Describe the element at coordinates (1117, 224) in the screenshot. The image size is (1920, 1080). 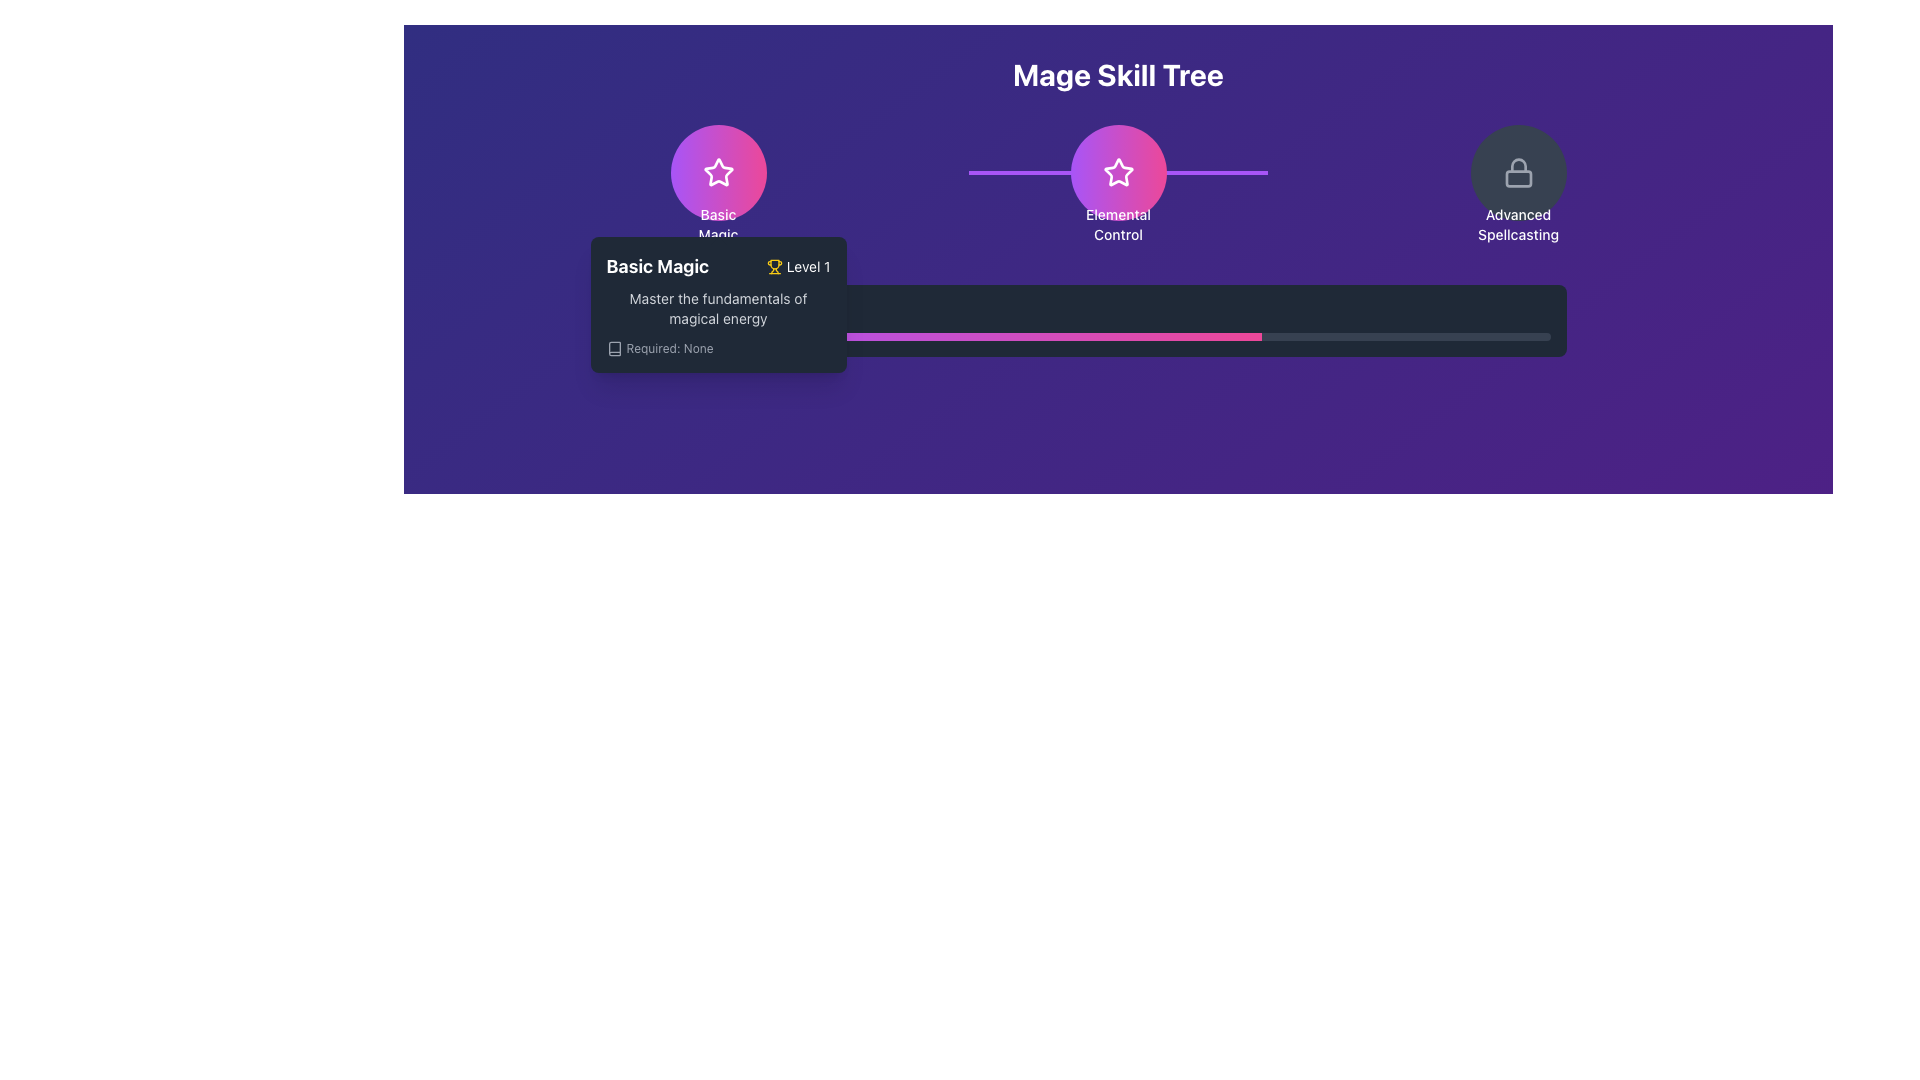
I see `the 'Elemental Control' text label, which is positioned directly below the main circular icon in the skill tree layout` at that location.